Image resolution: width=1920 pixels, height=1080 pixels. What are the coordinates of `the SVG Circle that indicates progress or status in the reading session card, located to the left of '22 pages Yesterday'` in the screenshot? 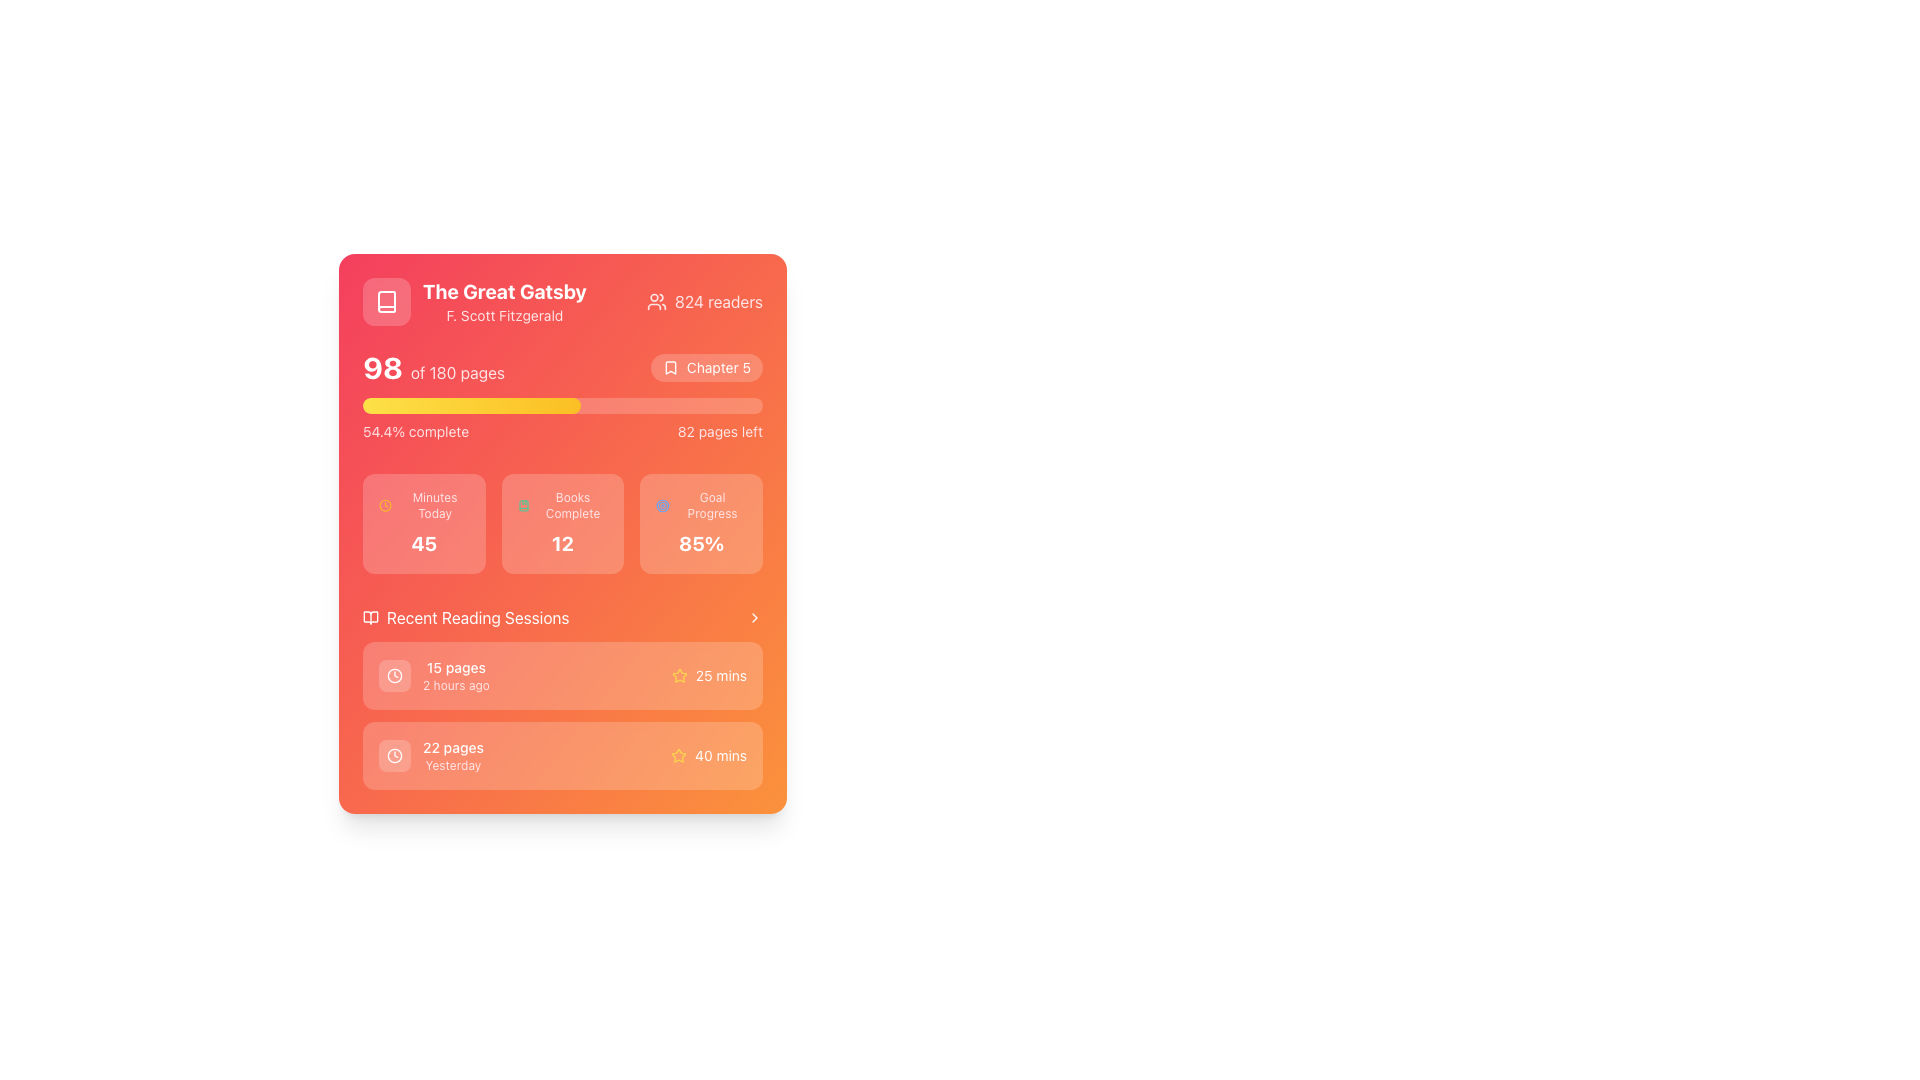 It's located at (394, 756).